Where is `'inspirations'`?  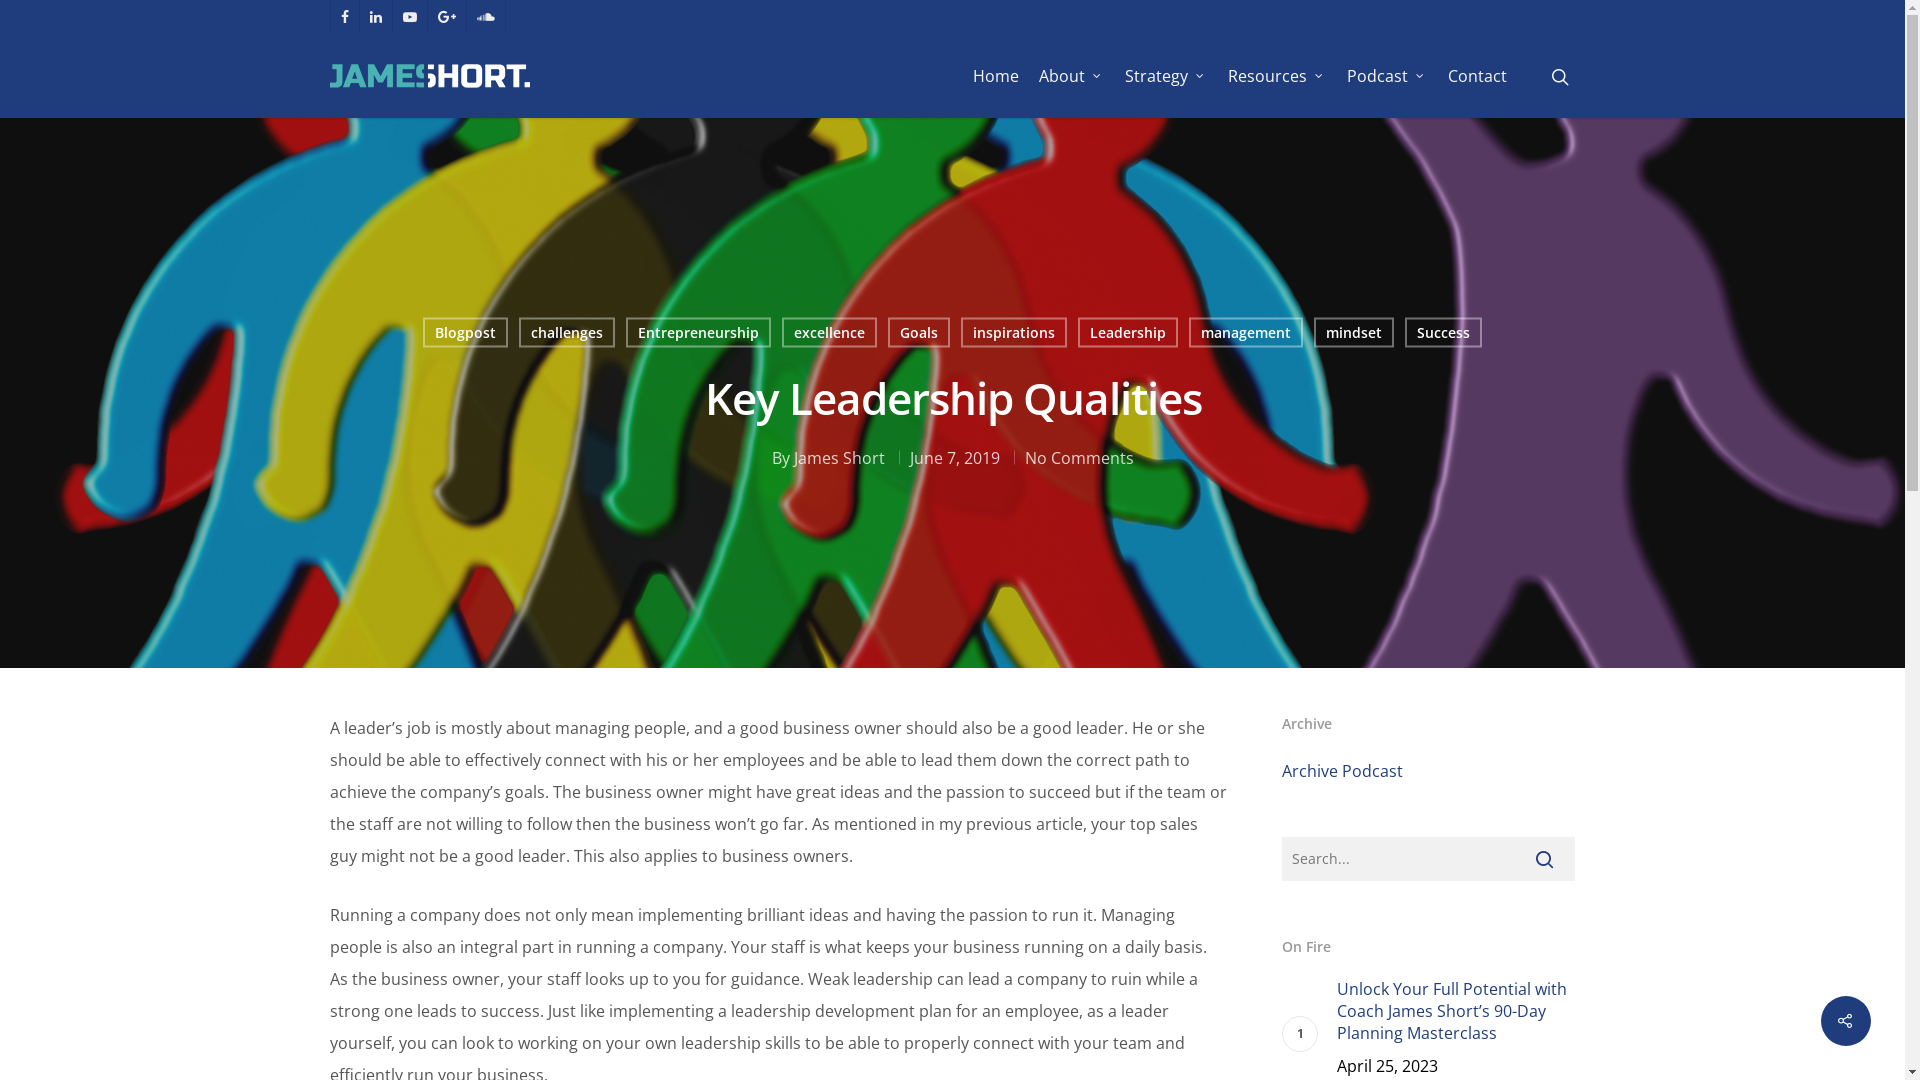
'inspirations' is located at coordinates (1012, 331).